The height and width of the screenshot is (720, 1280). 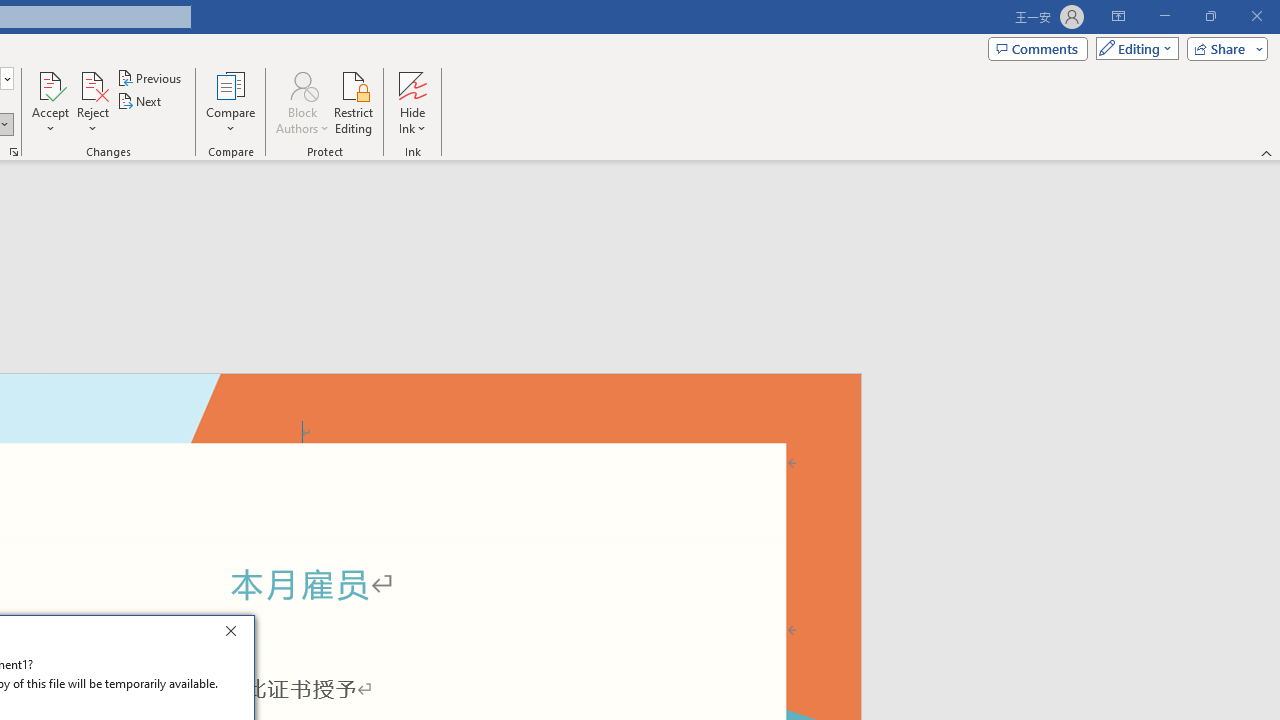 I want to click on 'Hide Ink', so click(x=411, y=103).